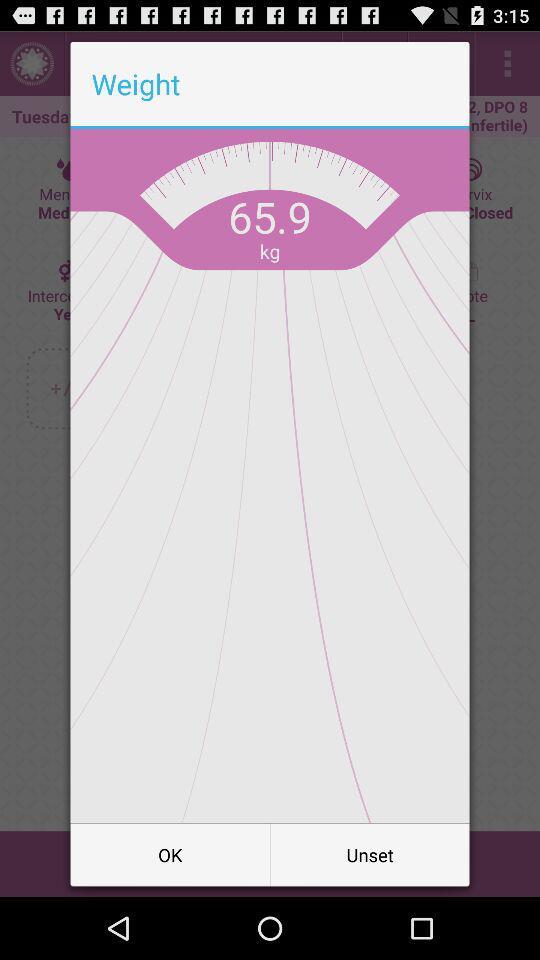 The image size is (540, 960). I want to click on unset icon, so click(369, 853).